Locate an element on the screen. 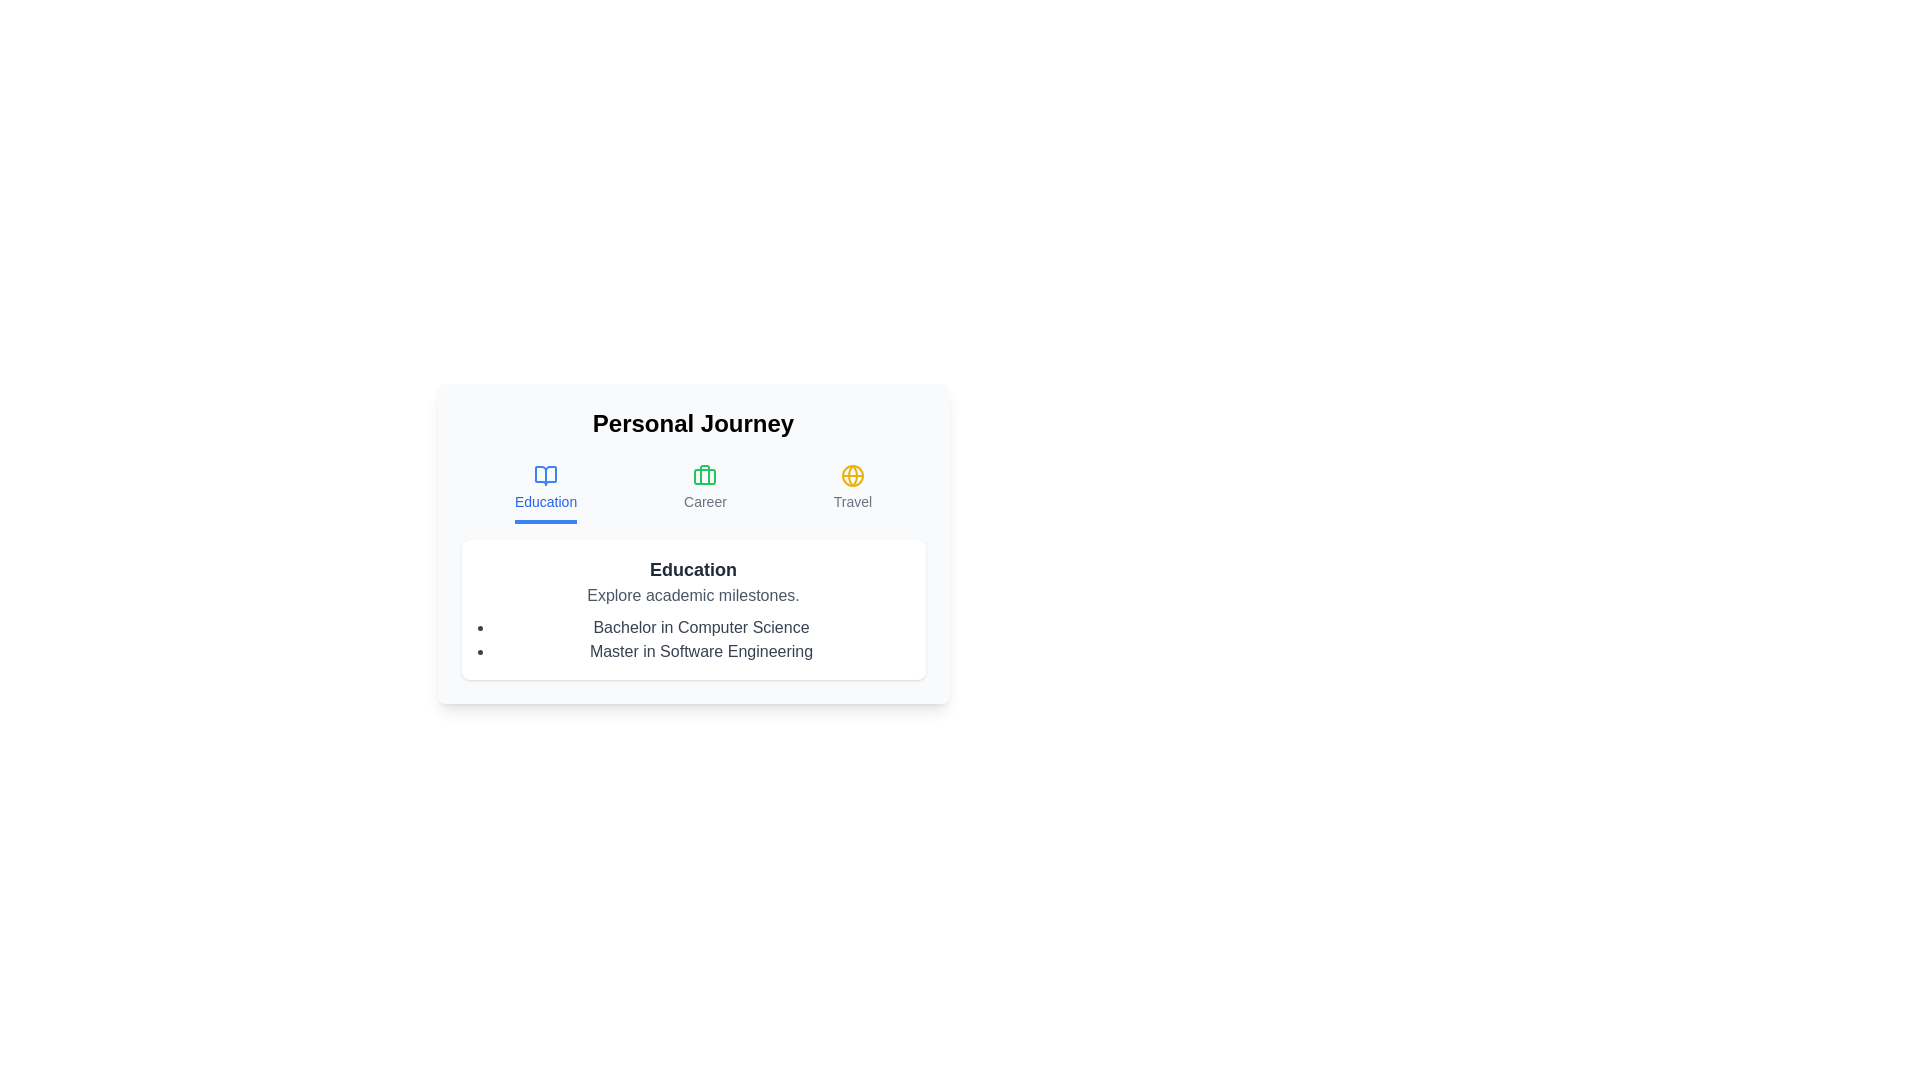  text content of the 'Education' label located underneath the book icon in the navigation group is located at coordinates (546, 500).